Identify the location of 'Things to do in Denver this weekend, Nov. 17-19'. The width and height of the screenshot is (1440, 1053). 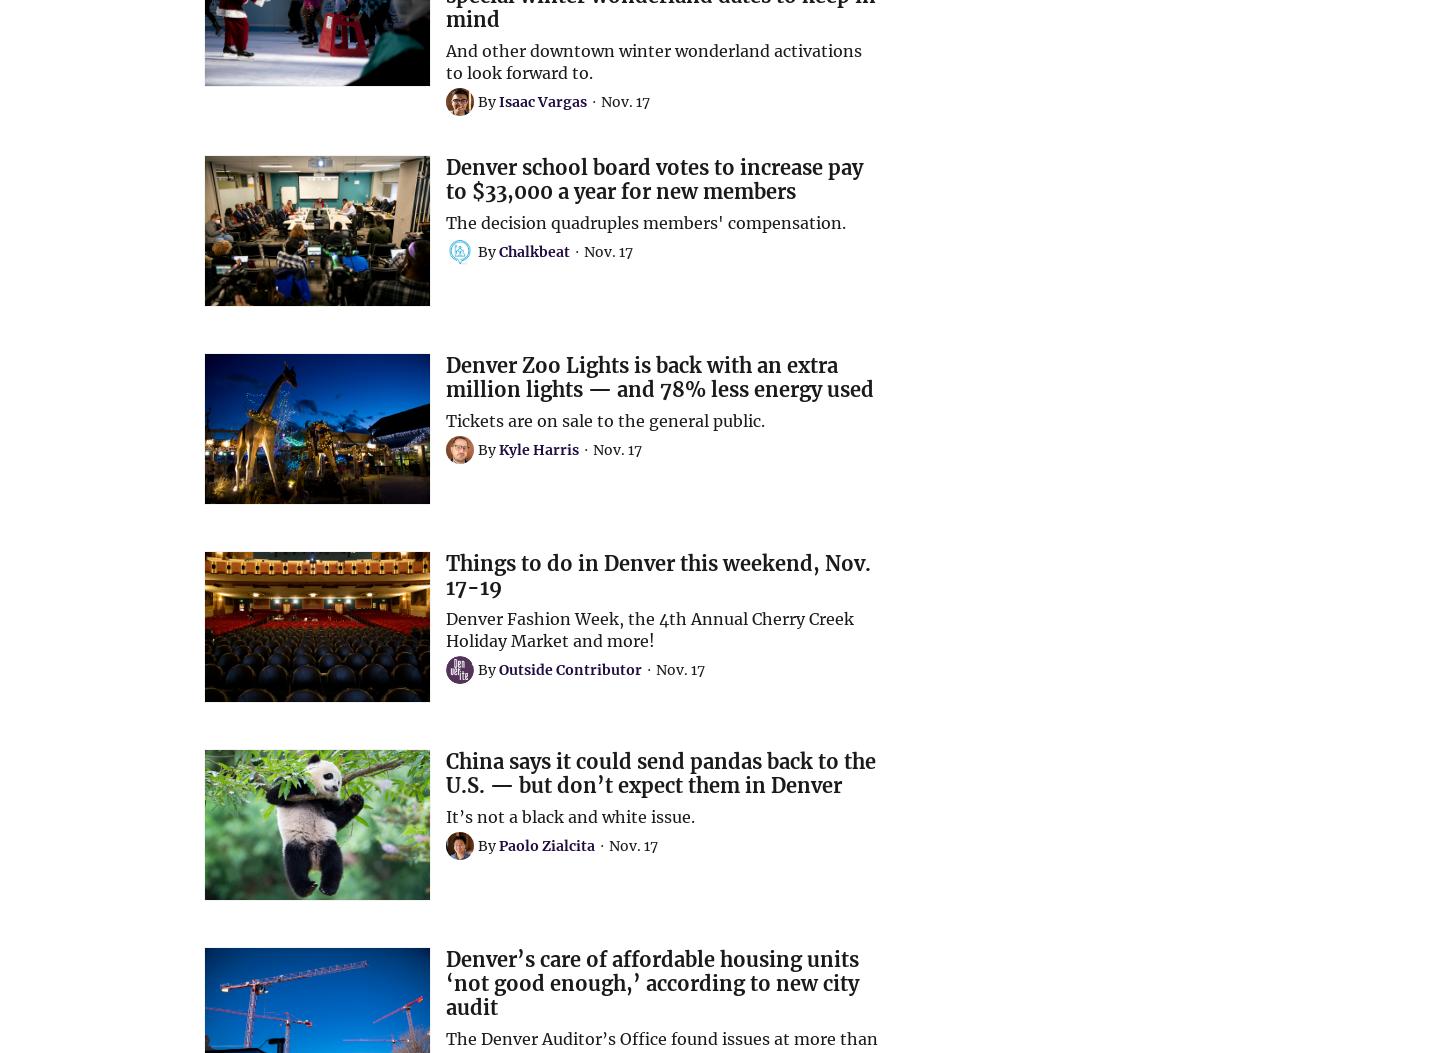
(657, 575).